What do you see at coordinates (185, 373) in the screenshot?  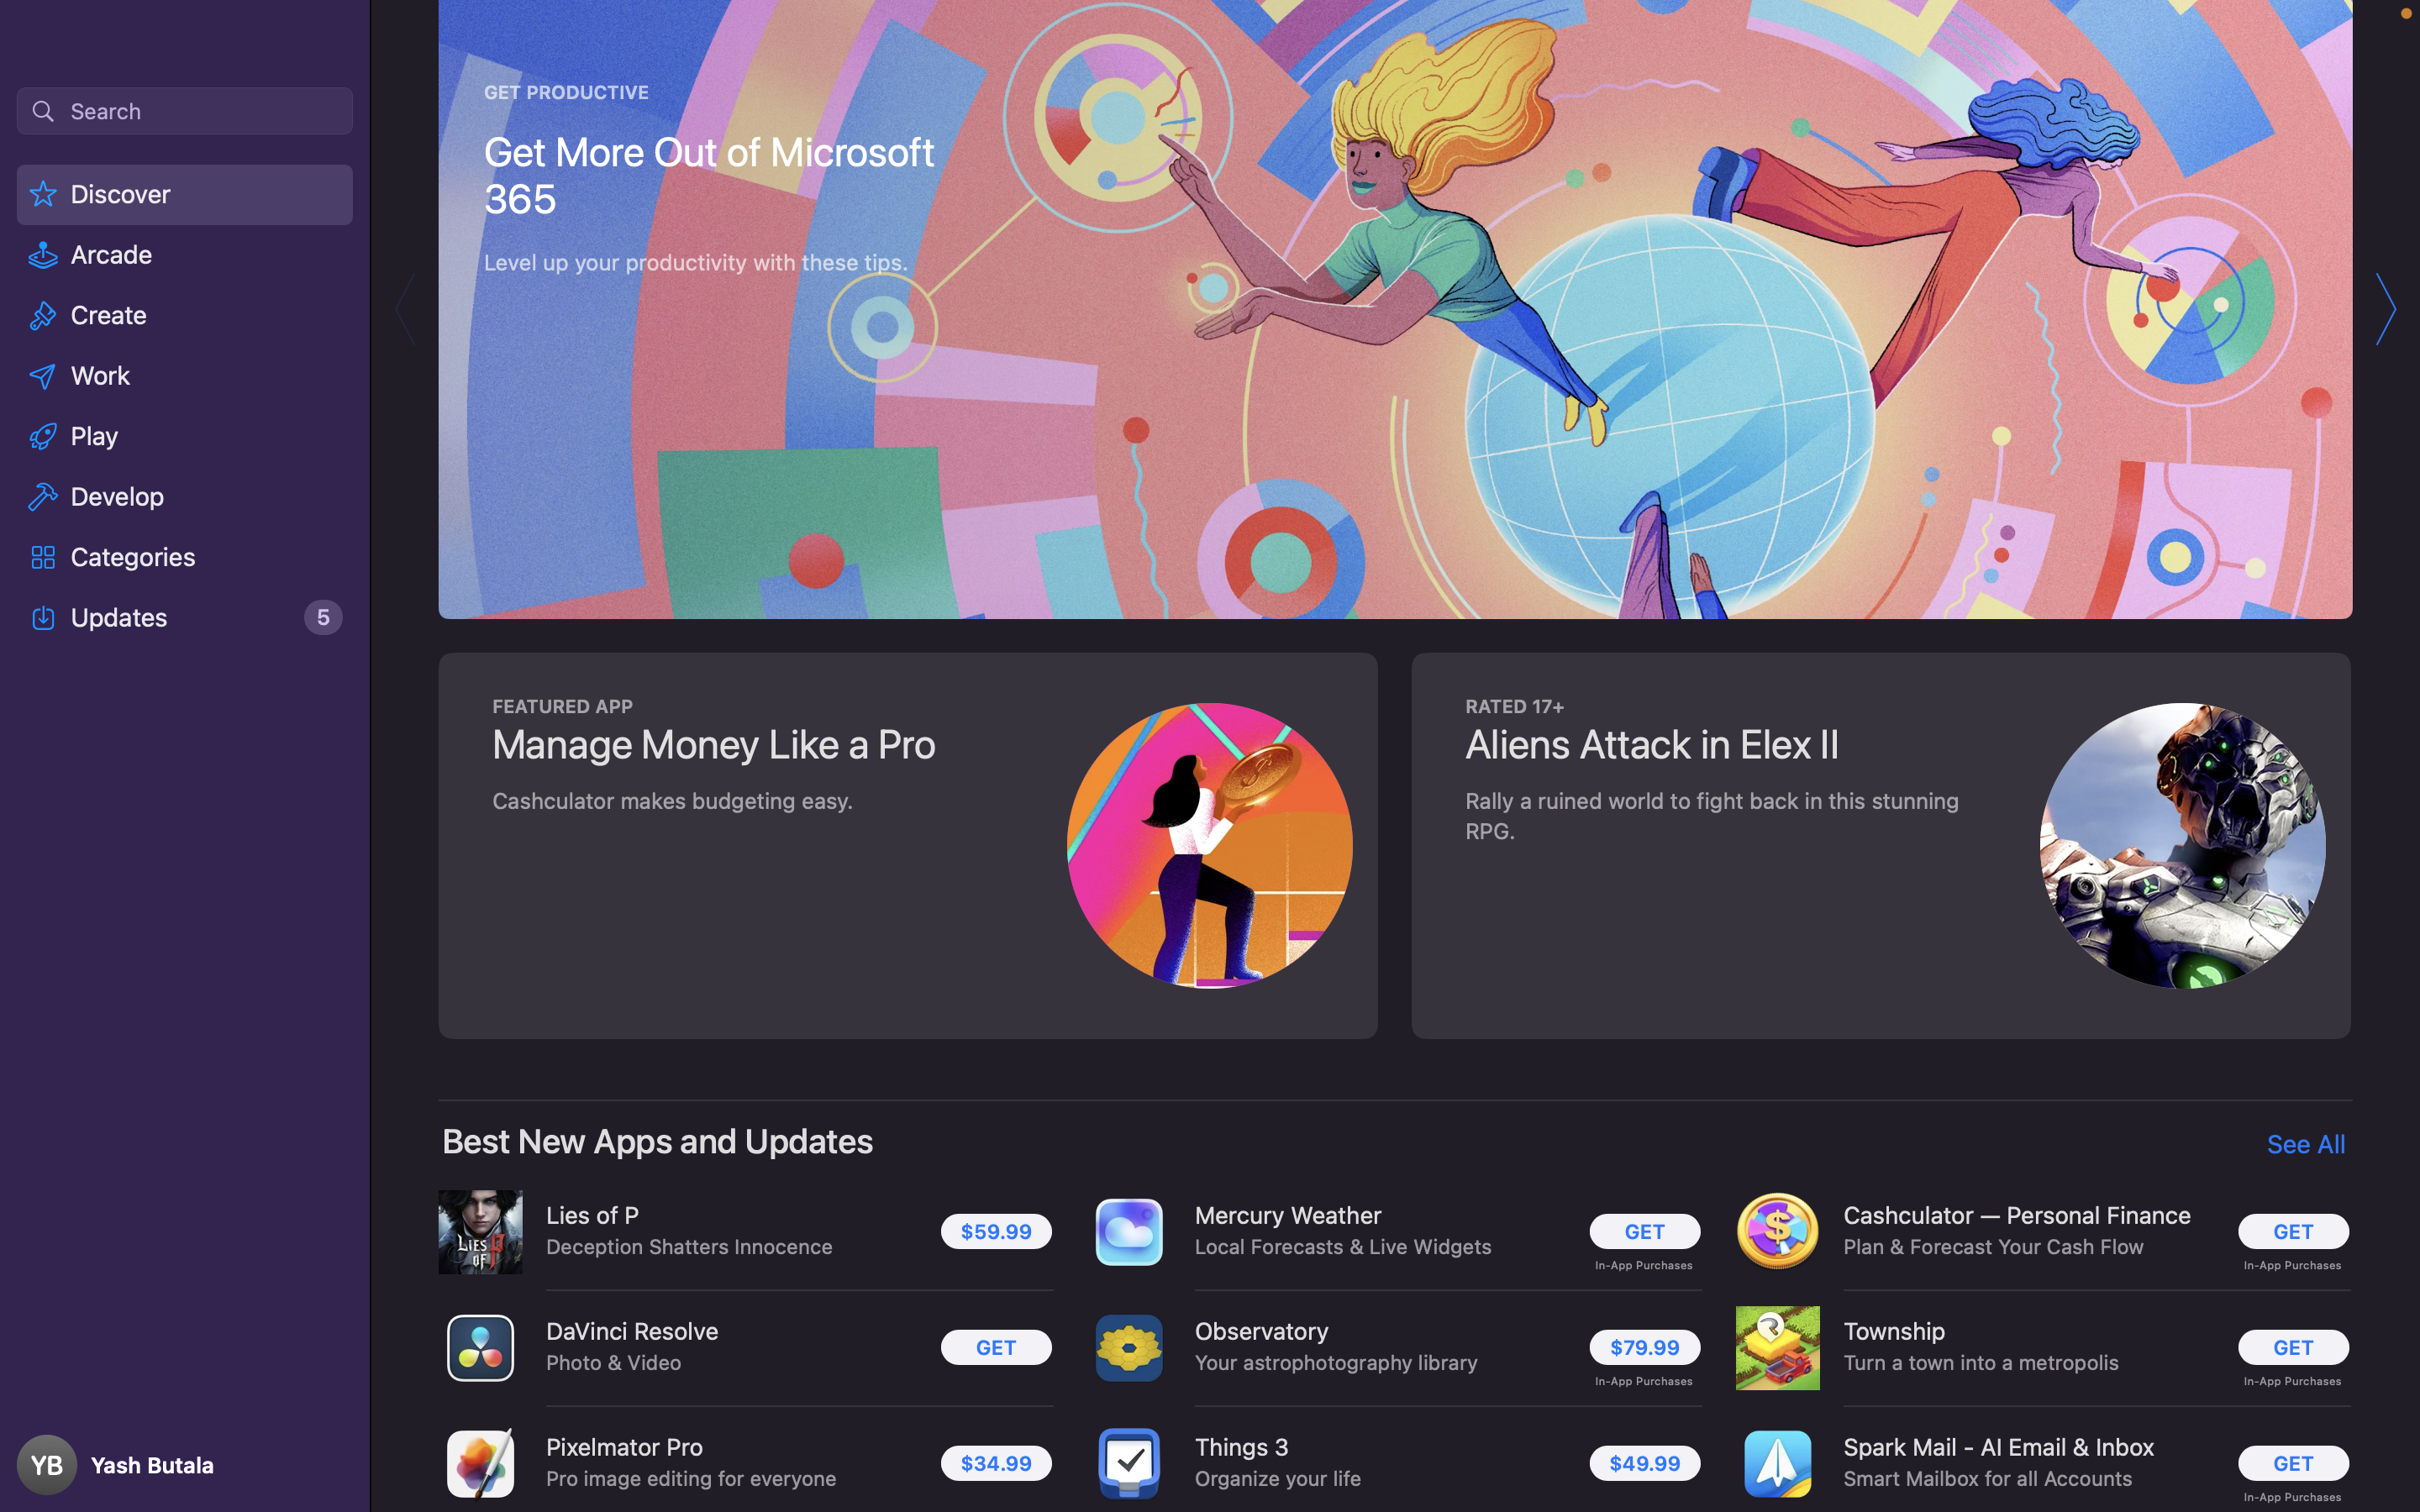 I see `the applications under work category for Mac` at bounding box center [185, 373].